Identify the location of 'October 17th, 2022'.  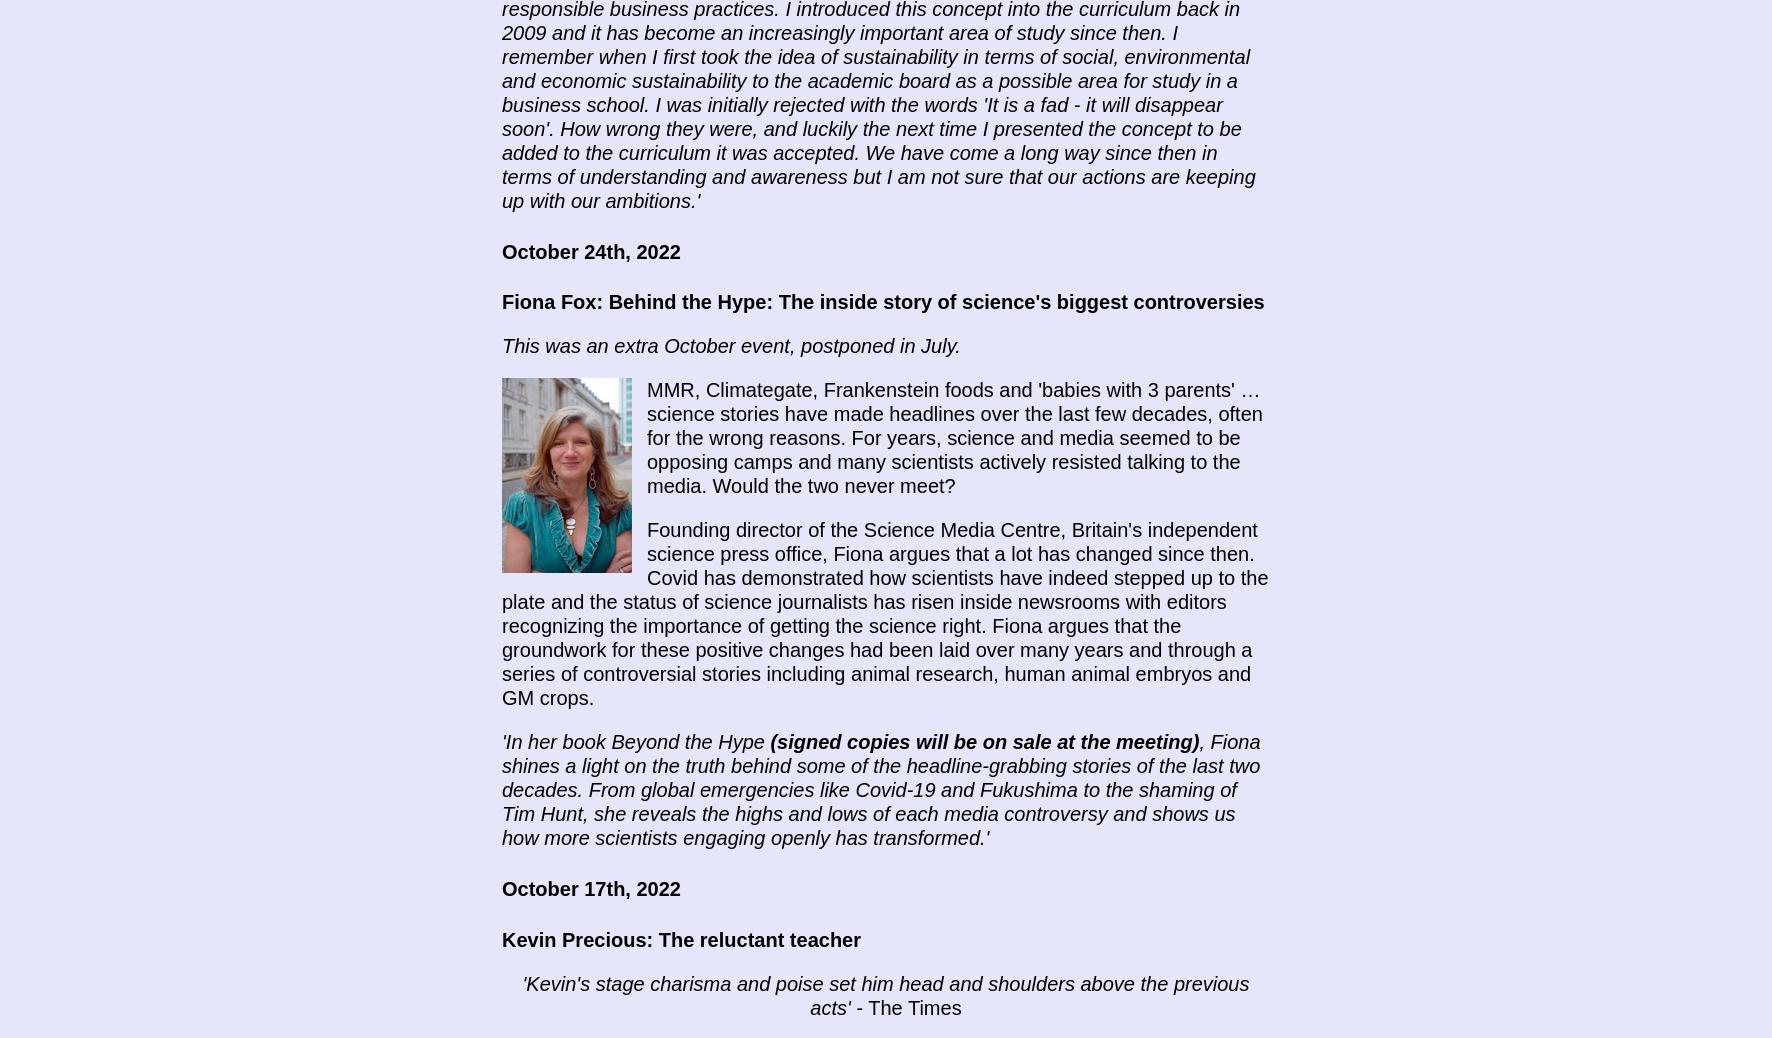
(590, 888).